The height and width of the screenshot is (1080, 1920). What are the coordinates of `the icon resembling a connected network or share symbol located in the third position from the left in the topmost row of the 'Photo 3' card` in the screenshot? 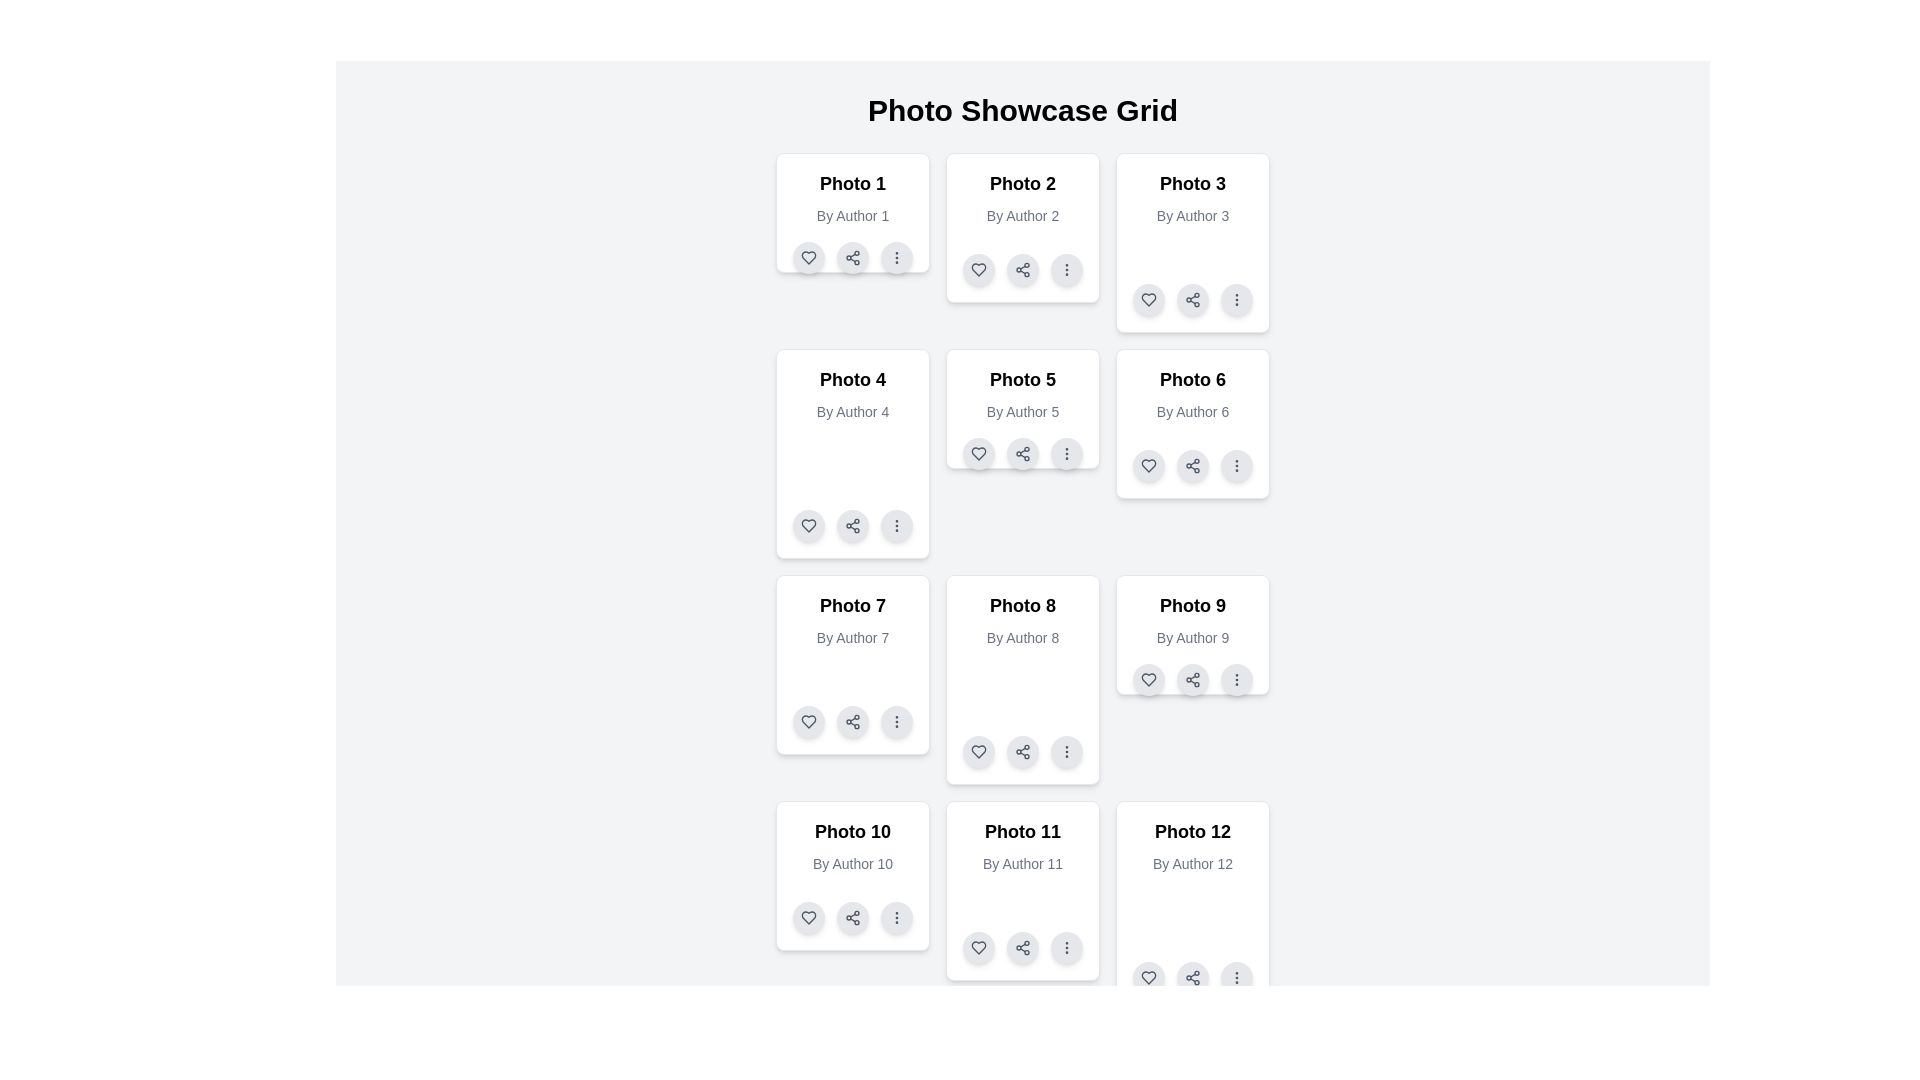 It's located at (1193, 300).